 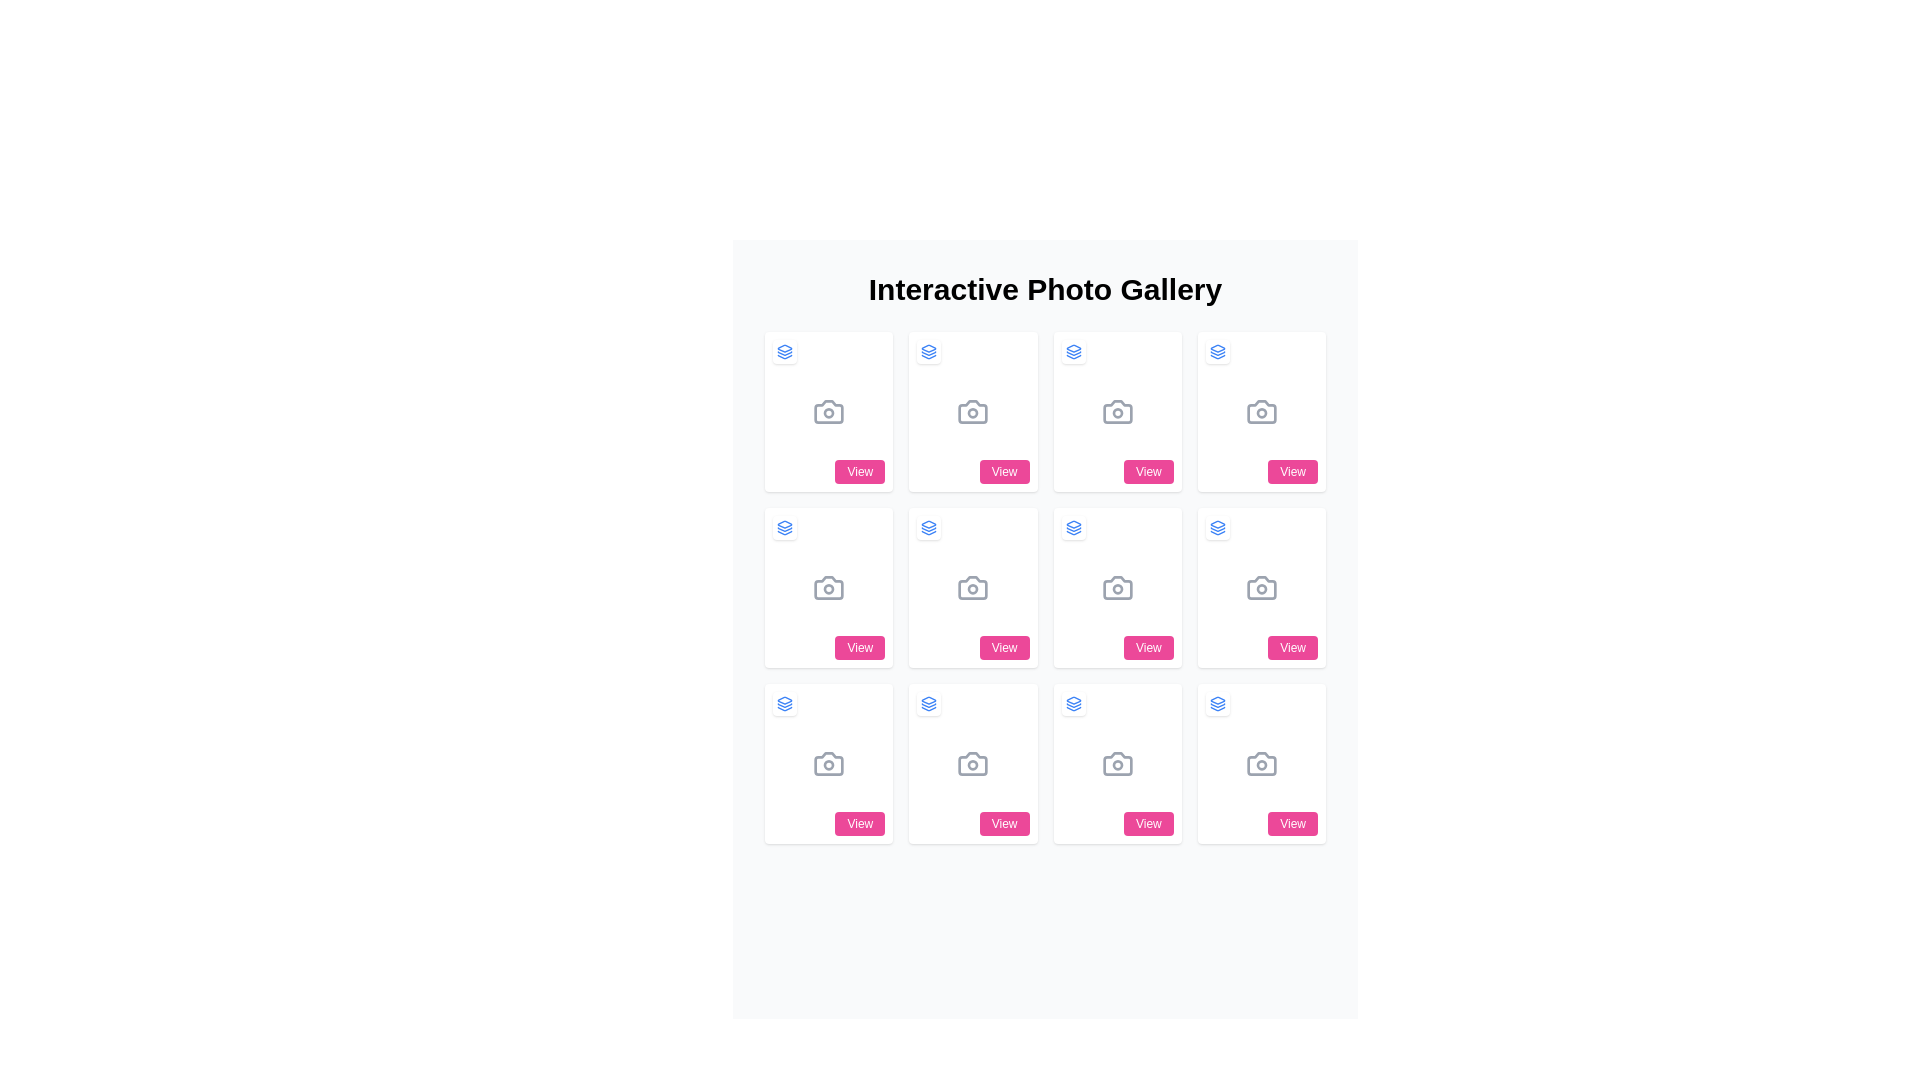 What do you see at coordinates (1116, 411) in the screenshot?
I see `the camera icon, which is round and gray, located in the third column of the first row beneath the 'Interactive Photo Gallery' header` at bounding box center [1116, 411].